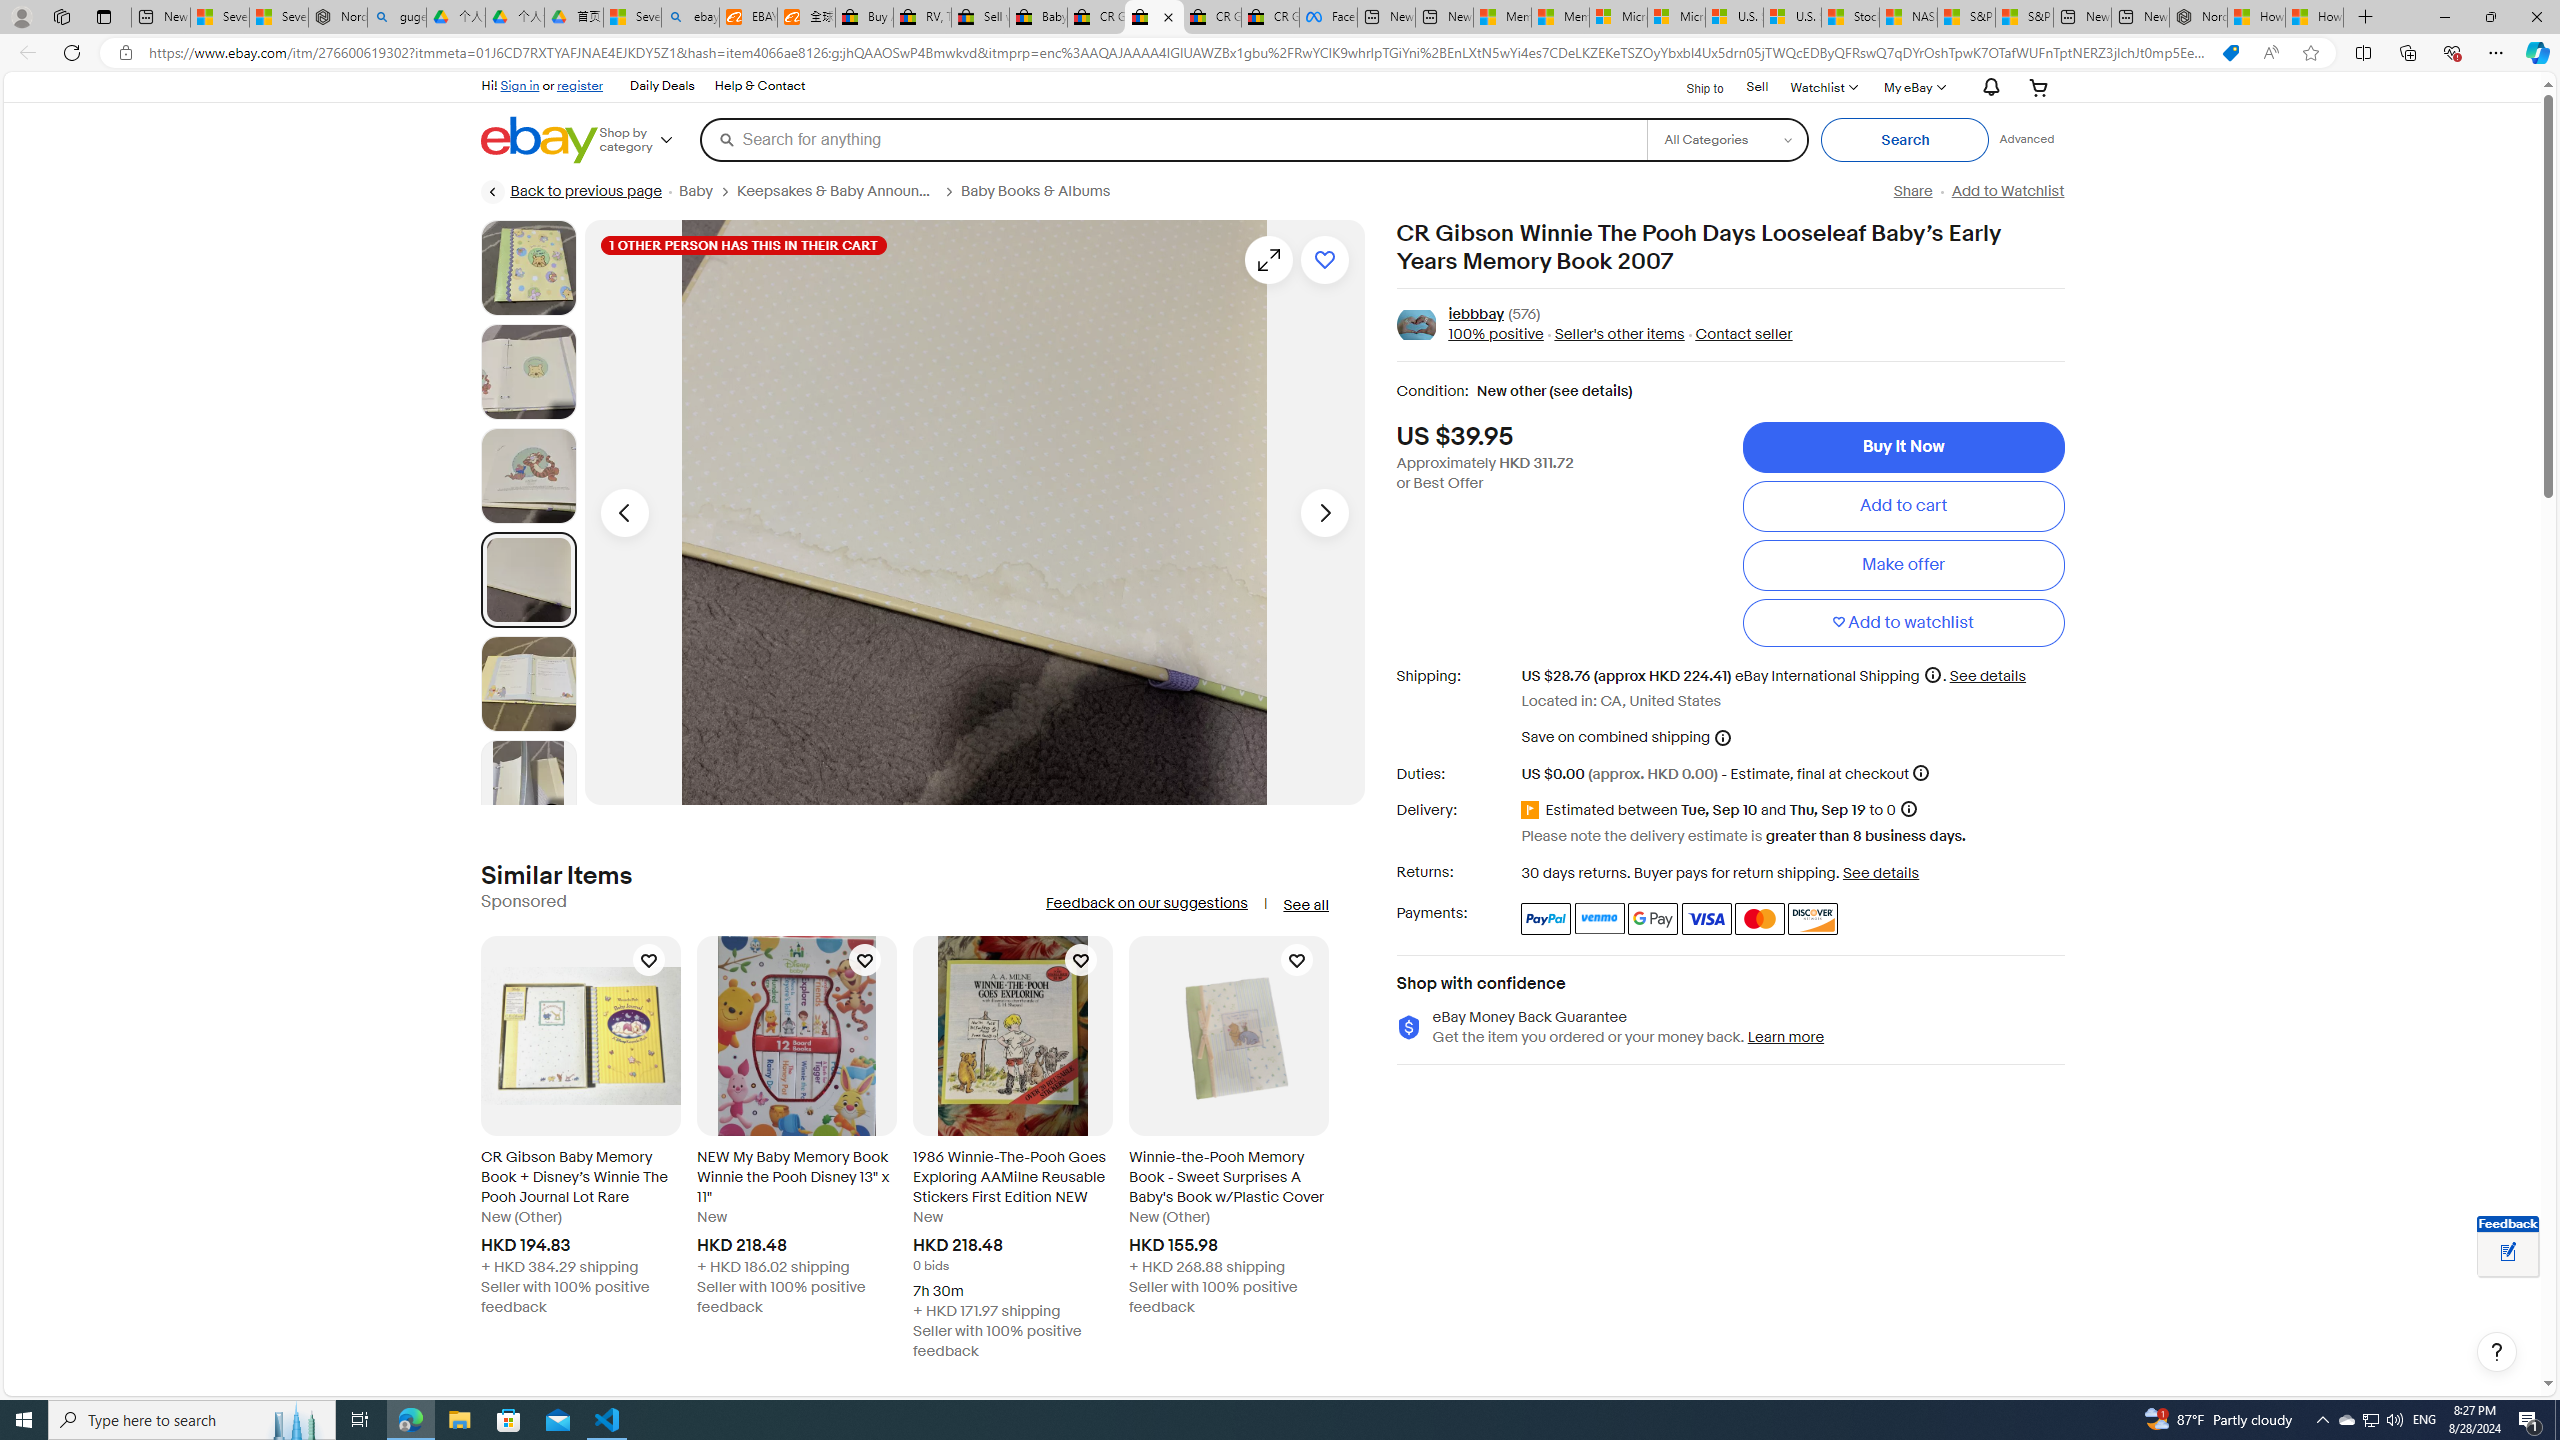 This screenshot has height=1440, width=2560. What do you see at coordinates (1177, 53) in the screenshot?
I see `'Address and search bar'` at bounding box center [1177, 53].